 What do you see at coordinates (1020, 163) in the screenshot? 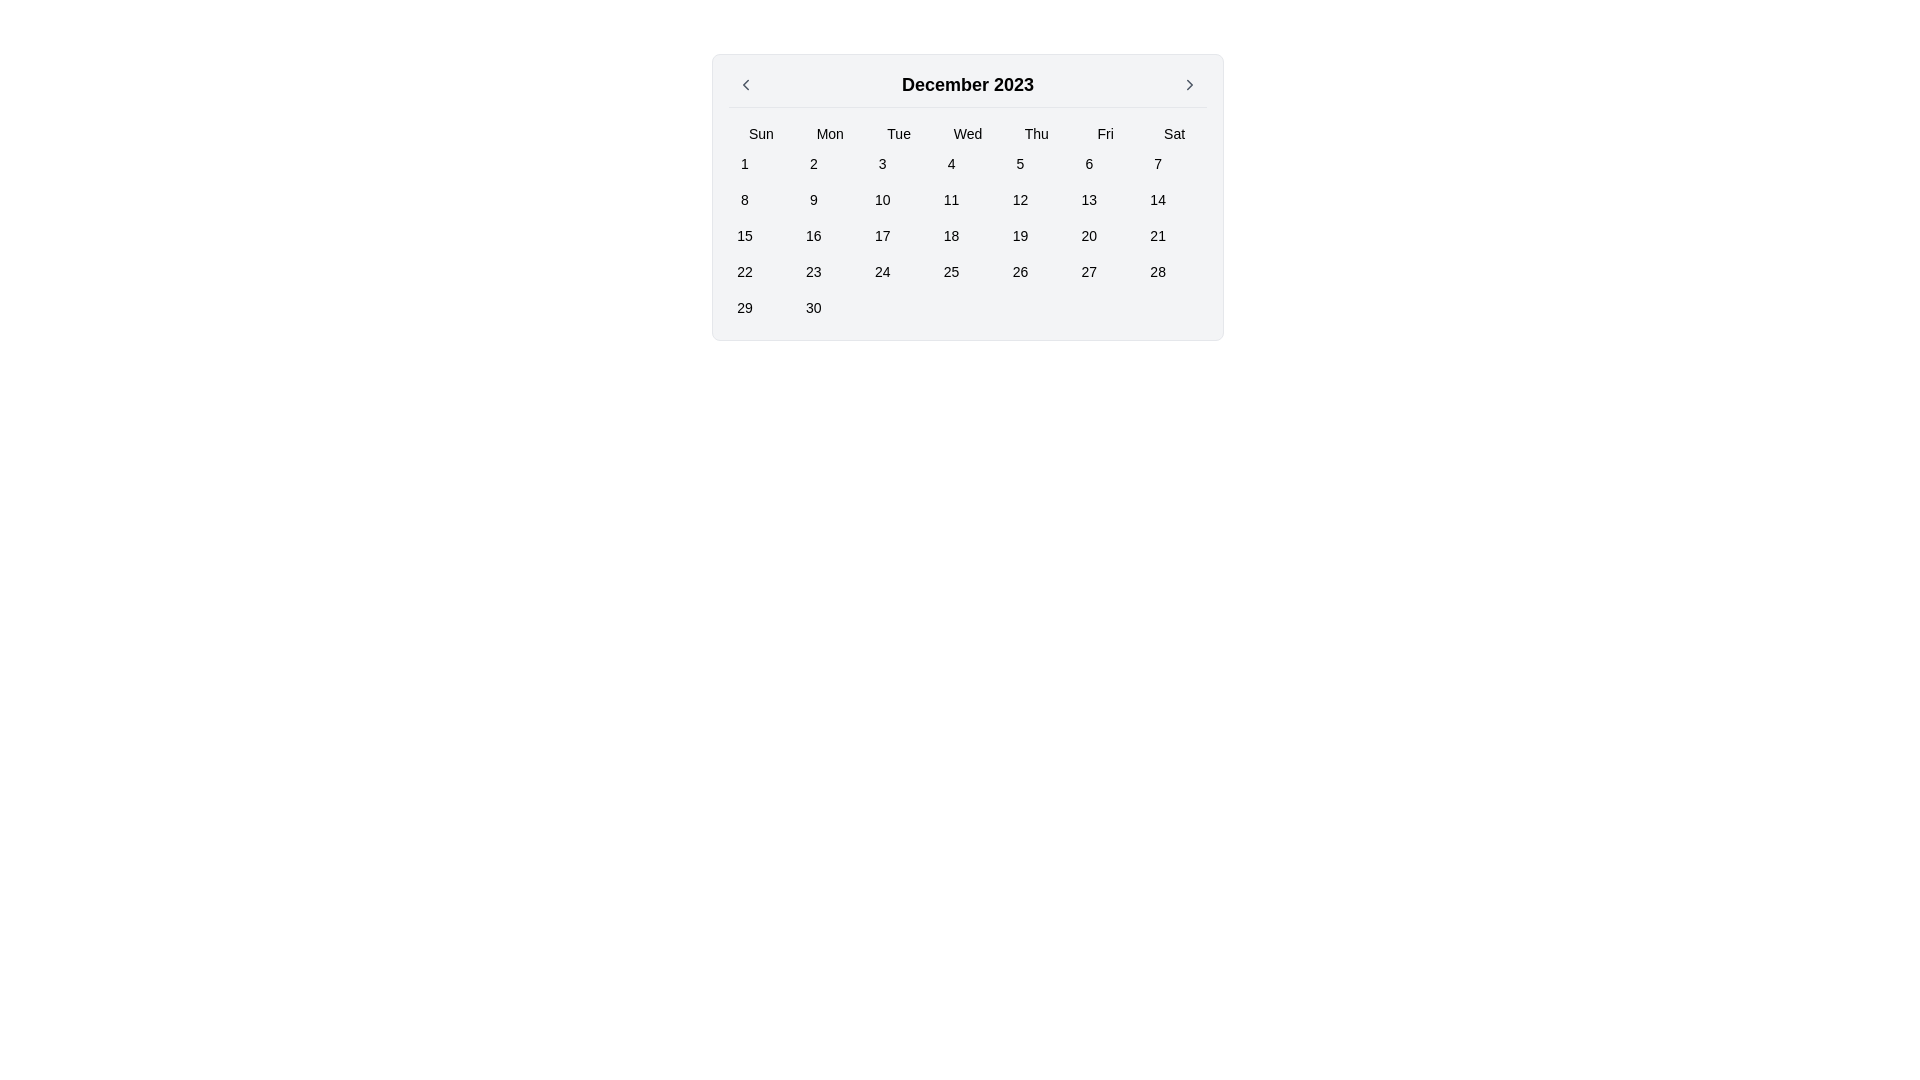
I see `the small square button displaying the number '5' in the calendar grid, located in the first row under 'Thu'` at bounding box center [1020, 163].